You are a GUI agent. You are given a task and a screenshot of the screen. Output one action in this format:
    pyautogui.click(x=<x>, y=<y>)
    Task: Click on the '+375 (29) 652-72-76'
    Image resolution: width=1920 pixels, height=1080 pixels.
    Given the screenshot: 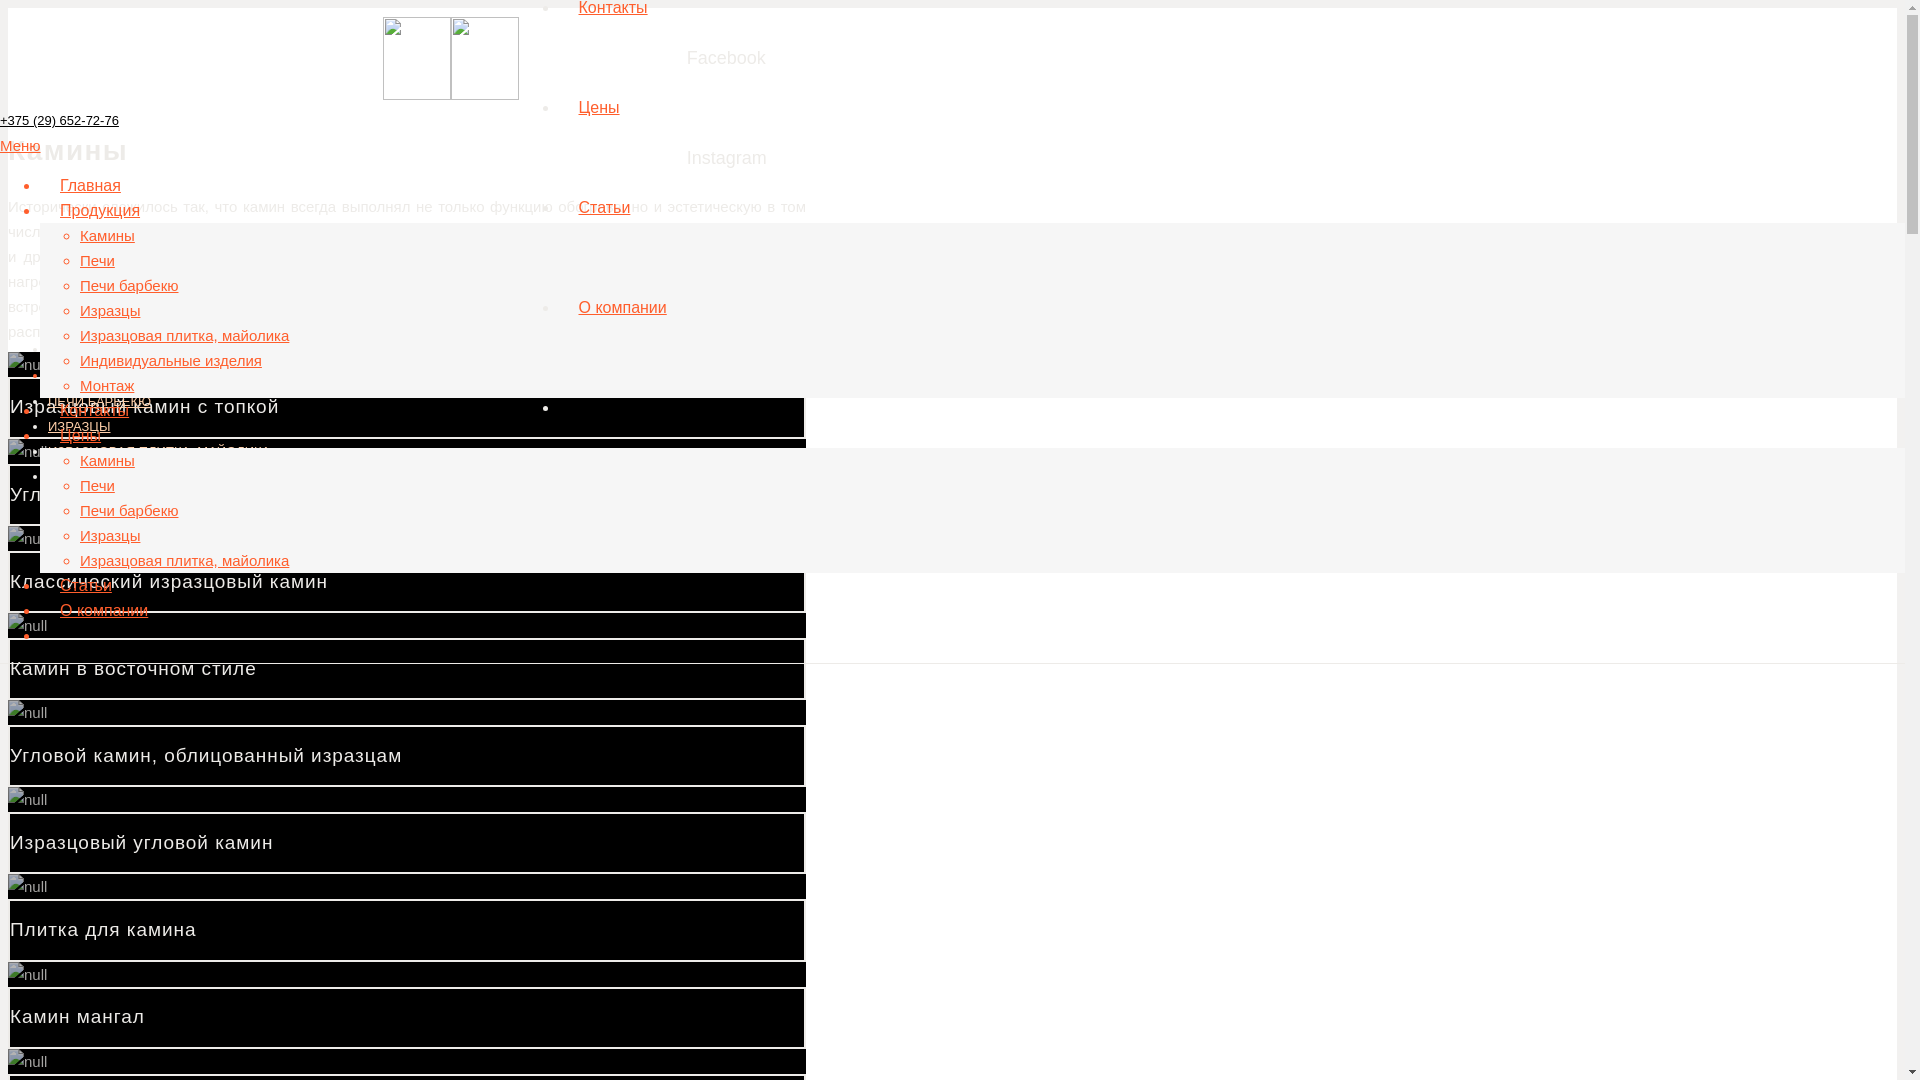 What is the action you would take?
    pyautogui.click(x=59, y=120)
    